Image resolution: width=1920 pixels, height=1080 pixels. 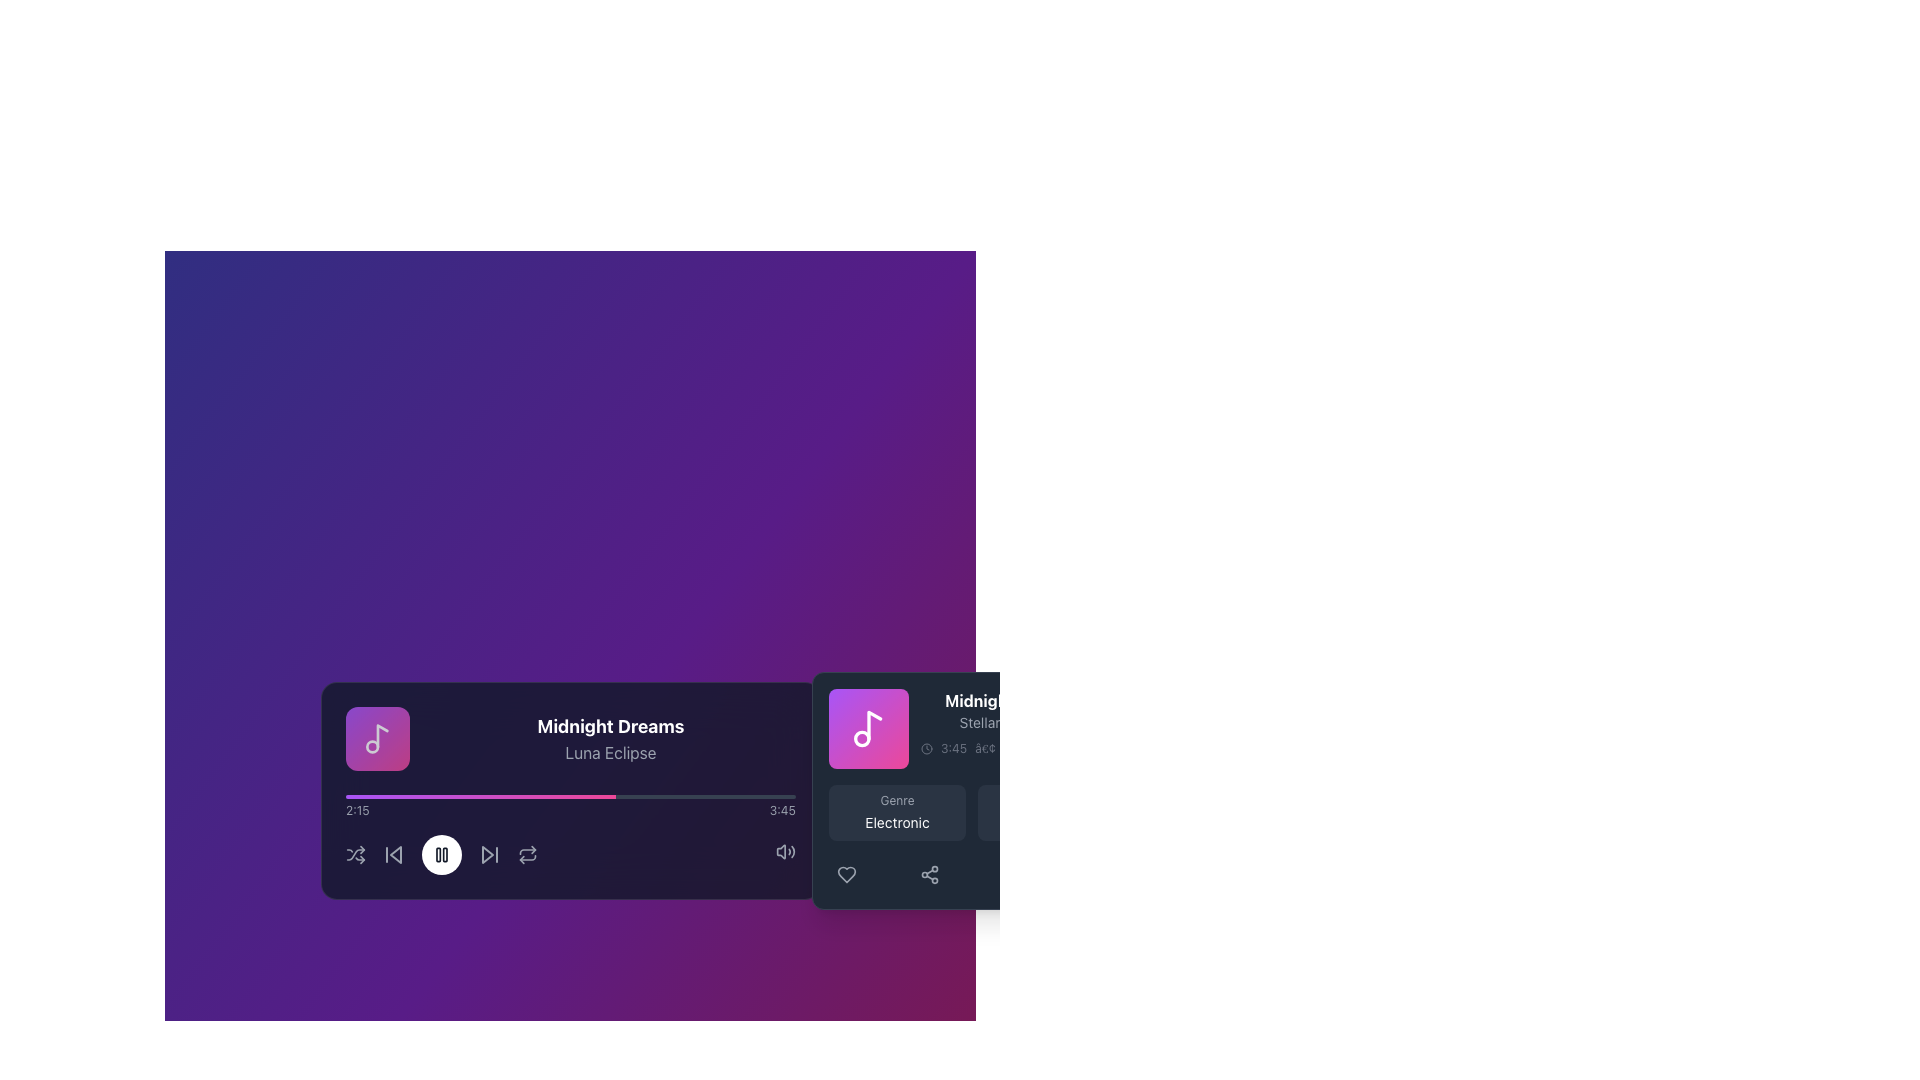 What do you see at coordinates (846, 874) in the screenshot?
I see `the heart icon, which is a hollow minimalist icon located in the bottom-left corner of the card displaying song details` at bounding box center [846, 874].